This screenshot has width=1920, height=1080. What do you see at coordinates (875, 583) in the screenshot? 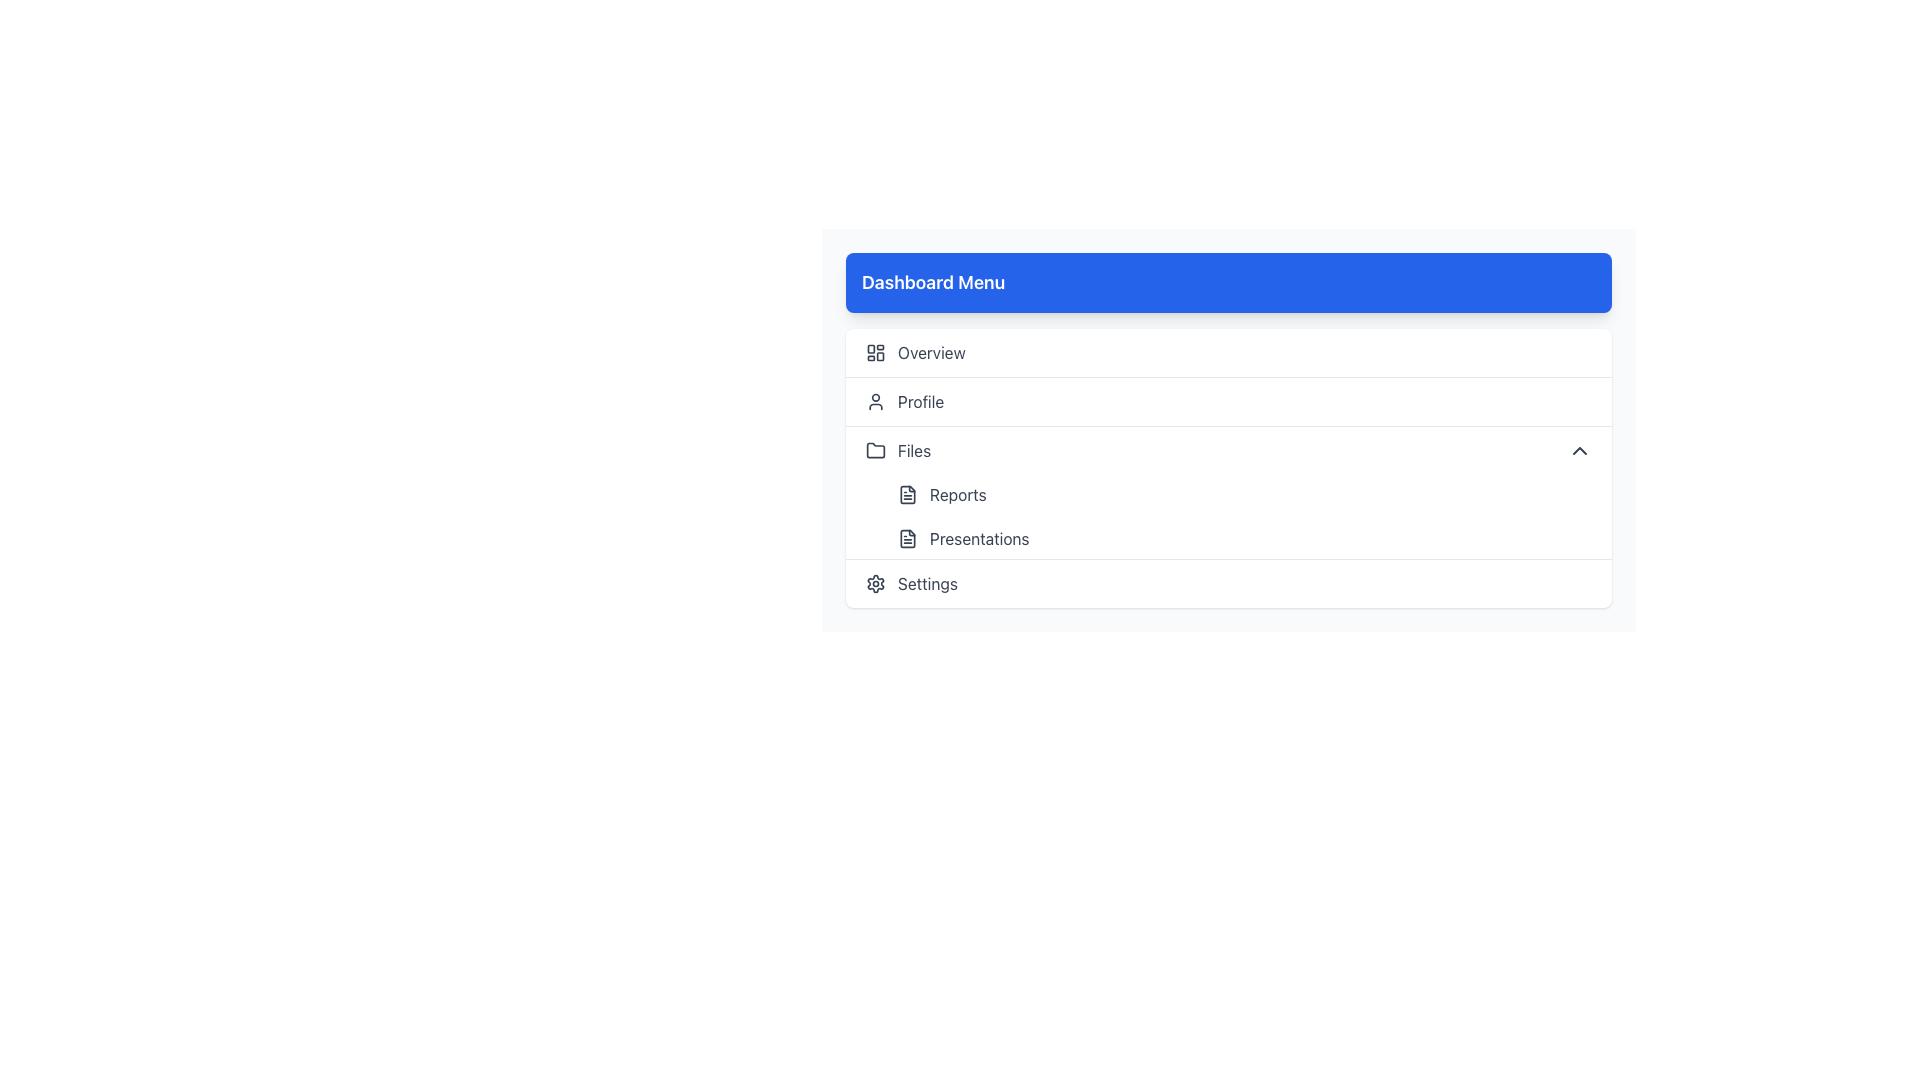
I see `the settings icon located to the left of the 'Settings' text label in the vertical menu` at bounding box center [875, 583].